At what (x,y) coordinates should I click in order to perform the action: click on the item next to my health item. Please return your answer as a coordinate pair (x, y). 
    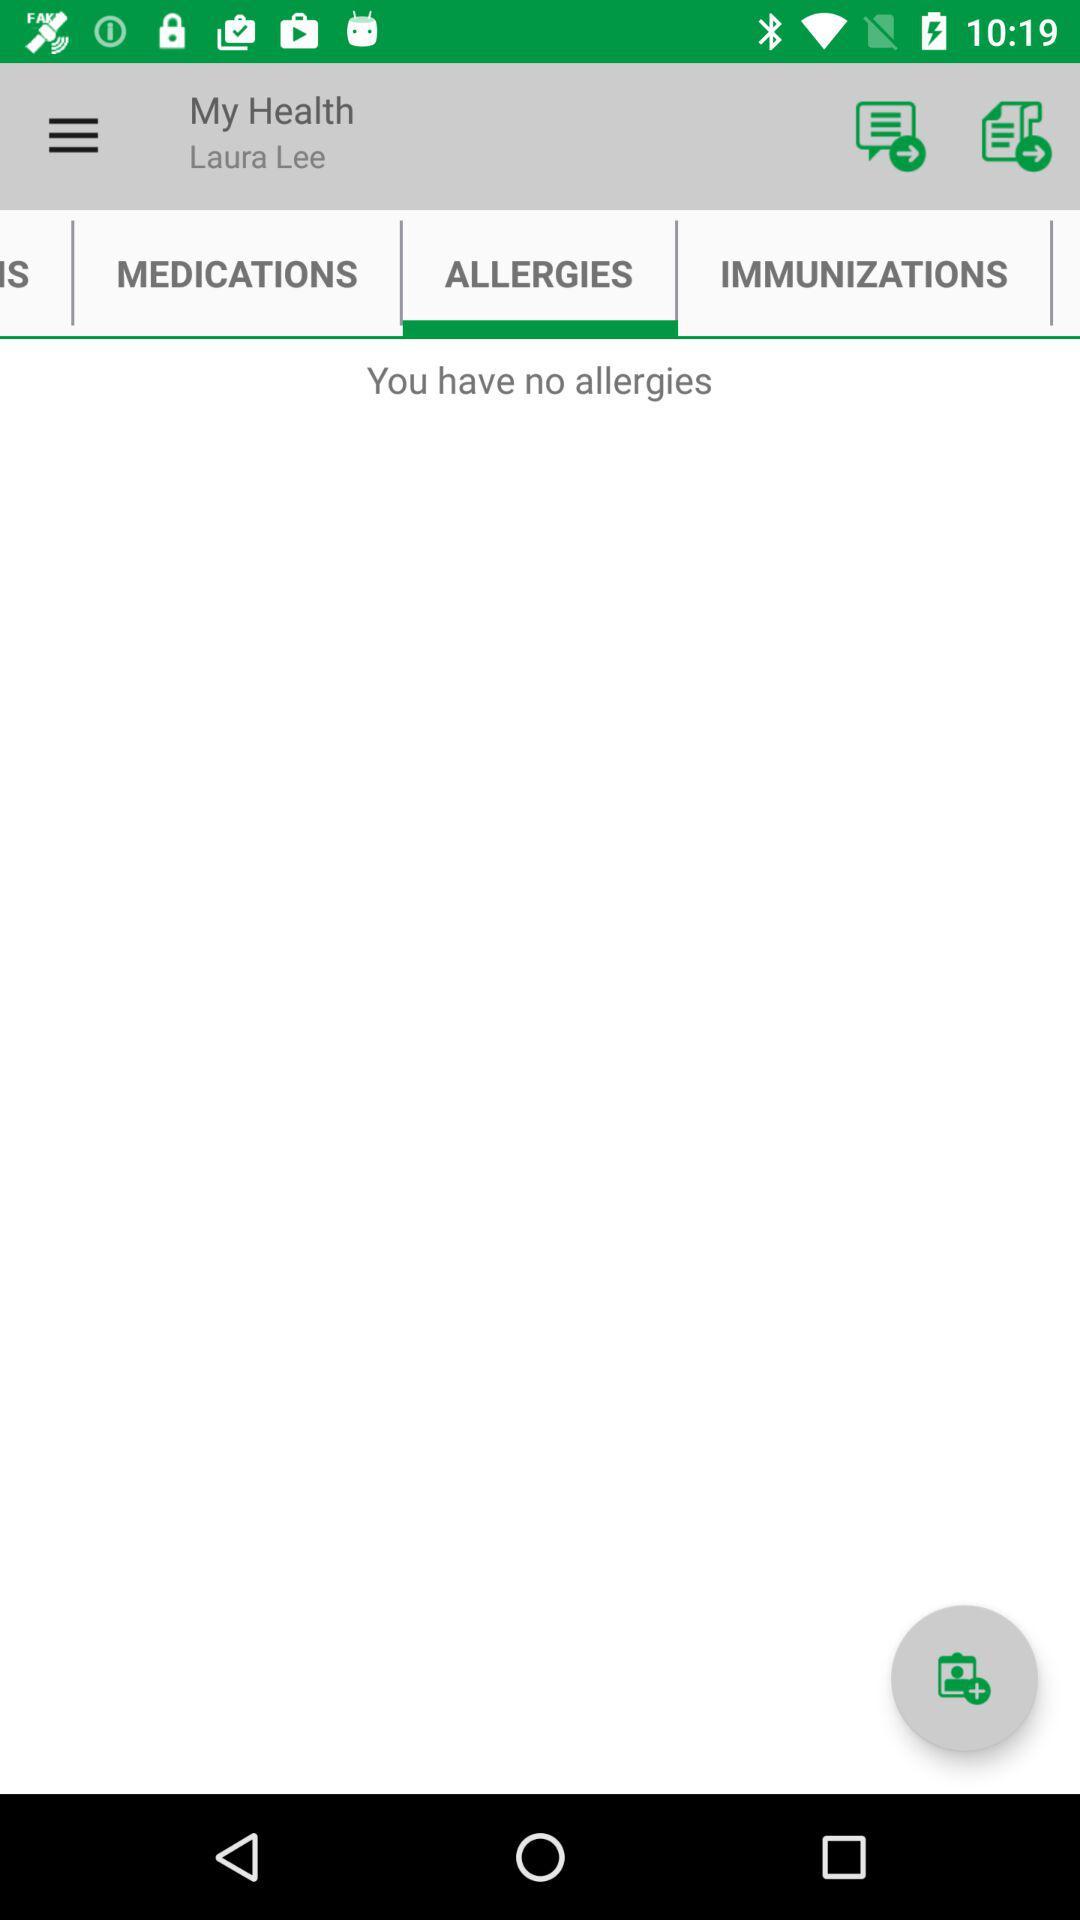
    Looking at the image, I should click on (72, 135).